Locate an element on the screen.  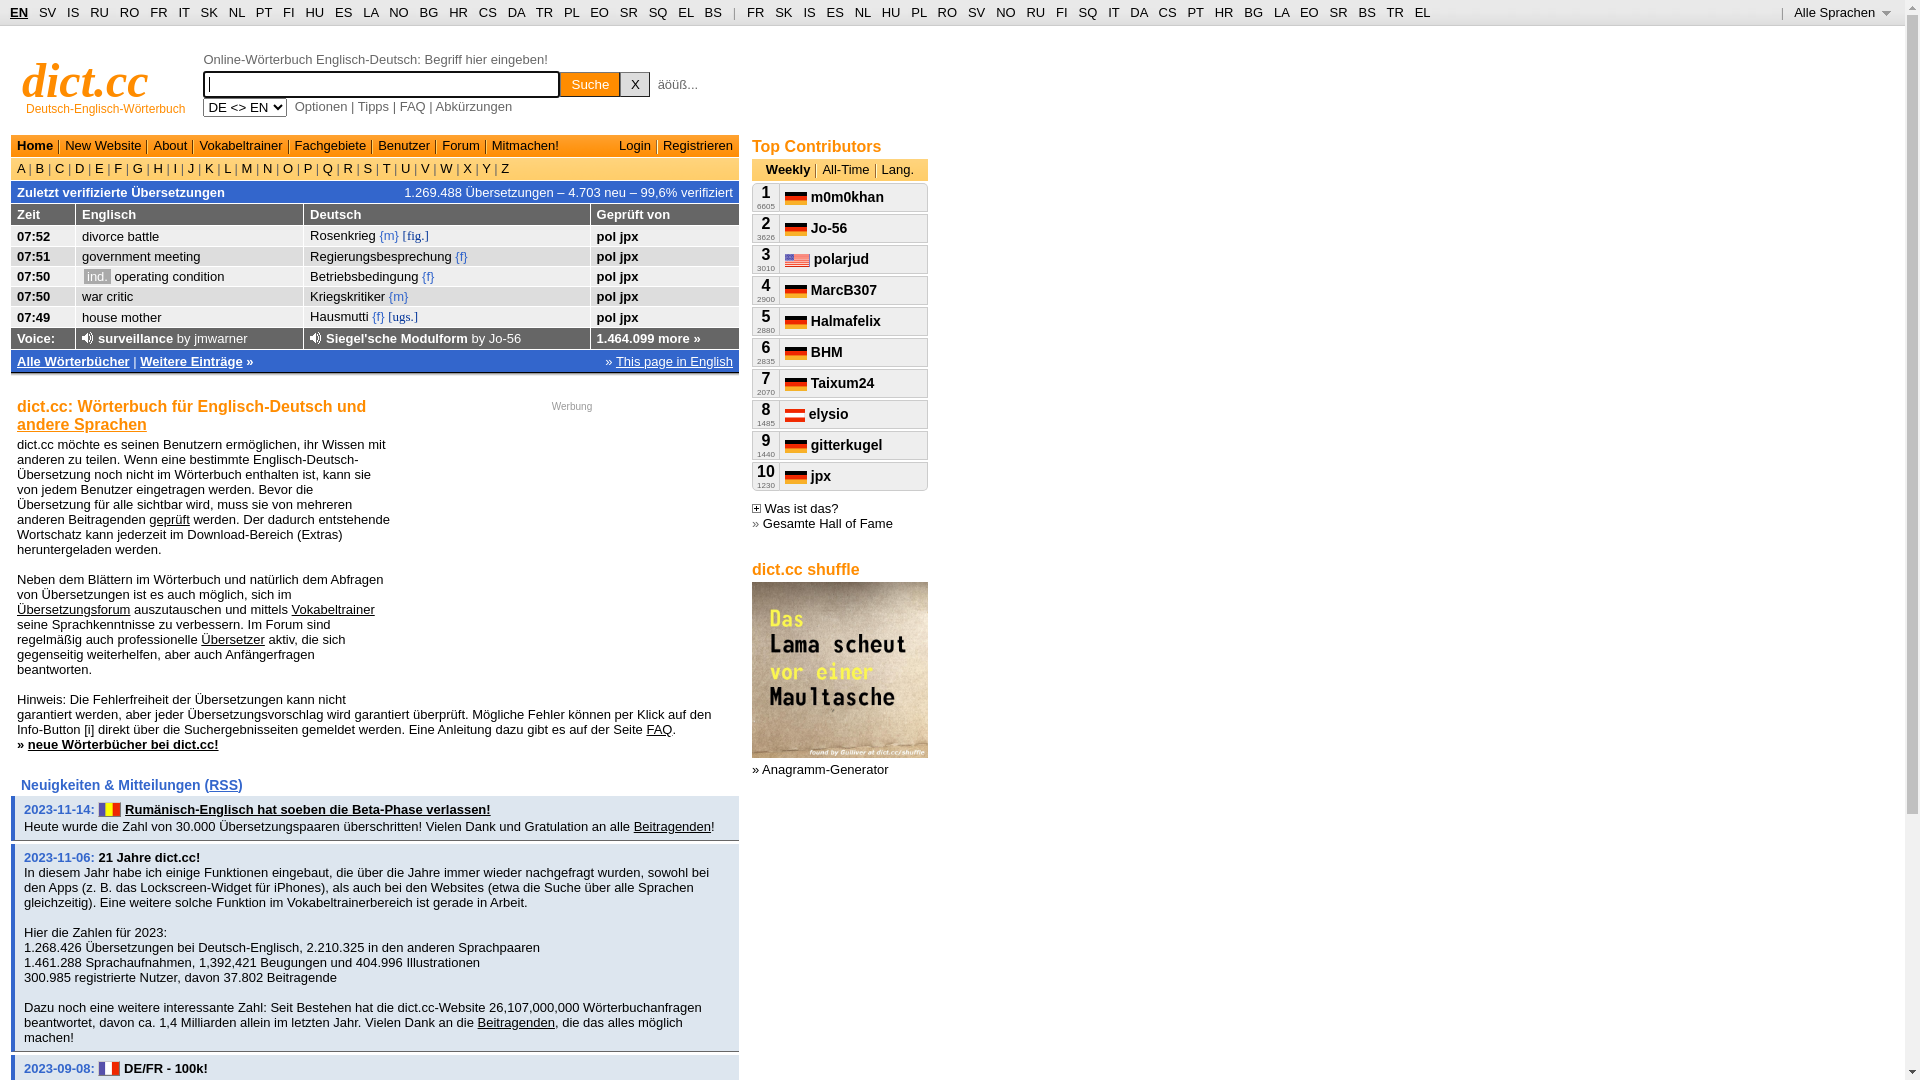
'HR' is located at coordinates (457, 12).